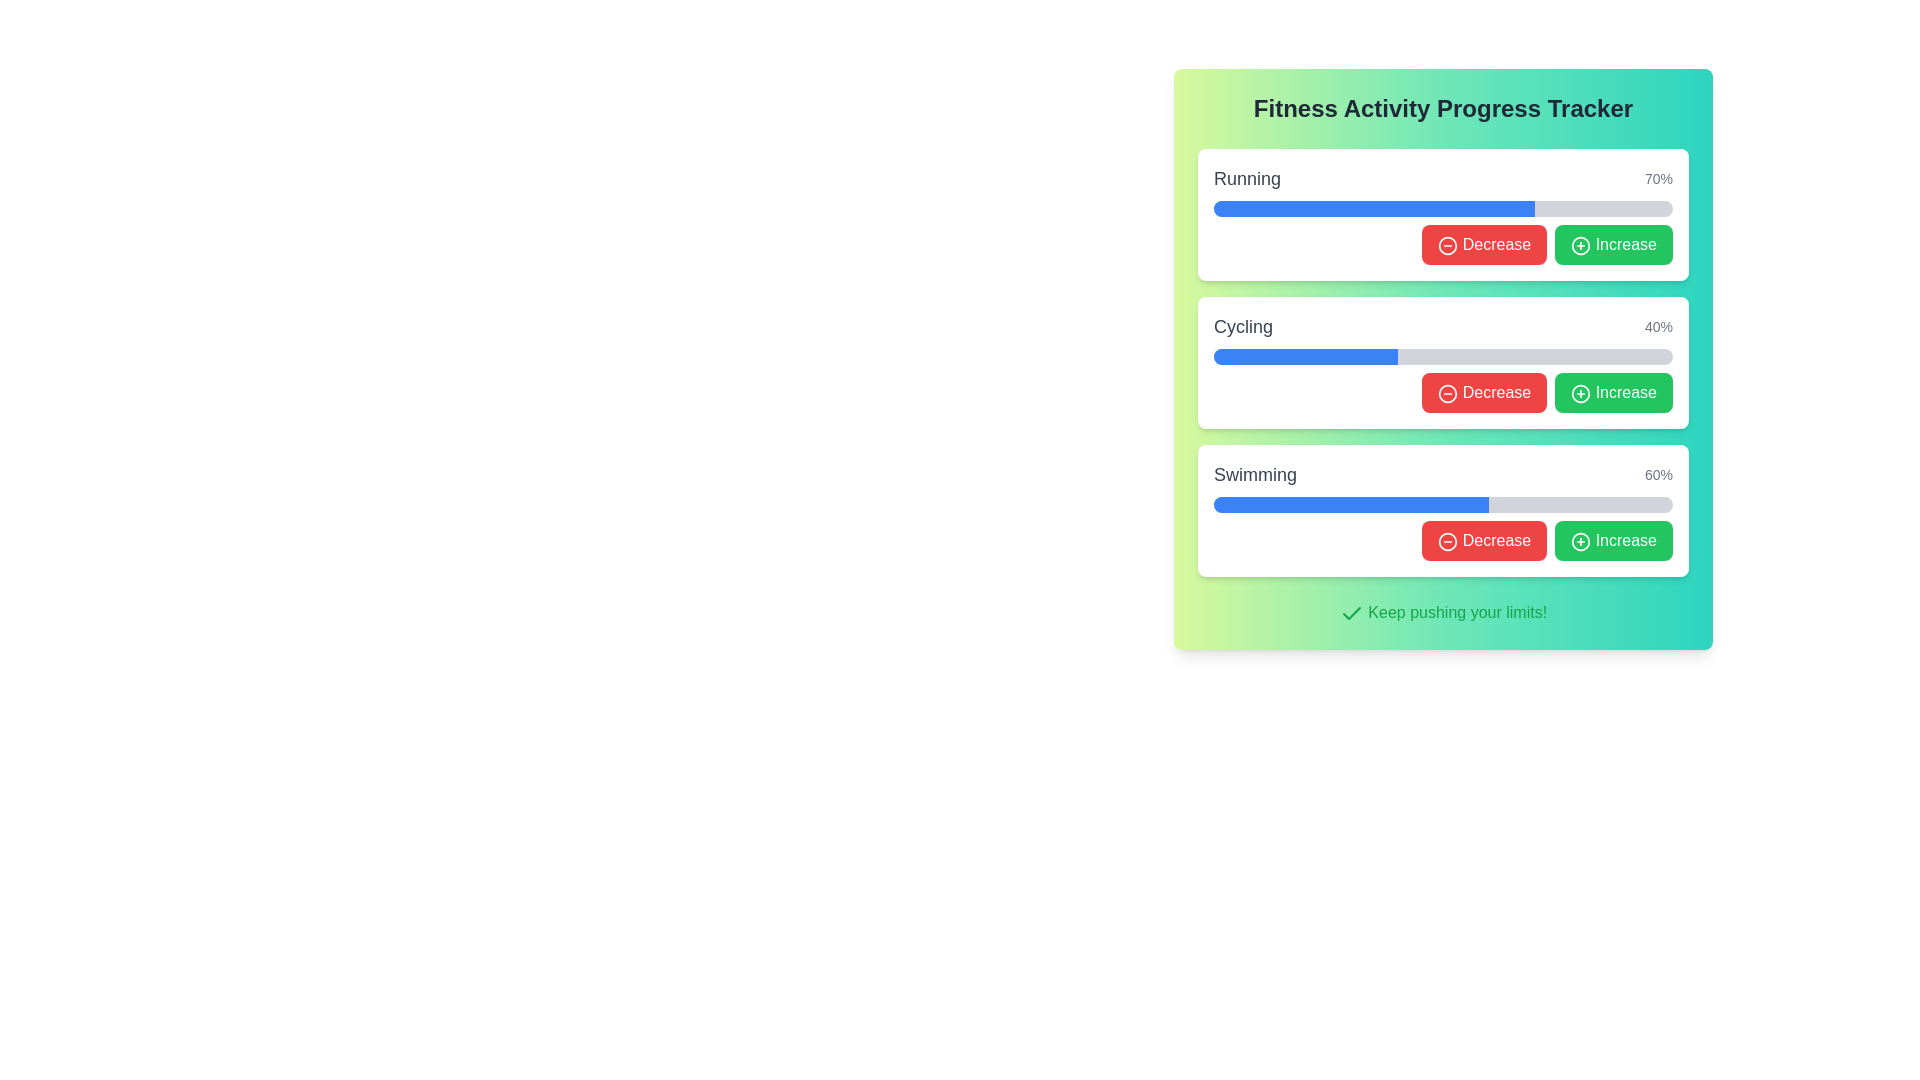 This screenshot has height=1080, width=1920. What do you see at coordinates (1483, 540) in the screenshot?
I see `the red 'Decrease' button, which has white text and a minus icon` at bounding box center [1483, 540].